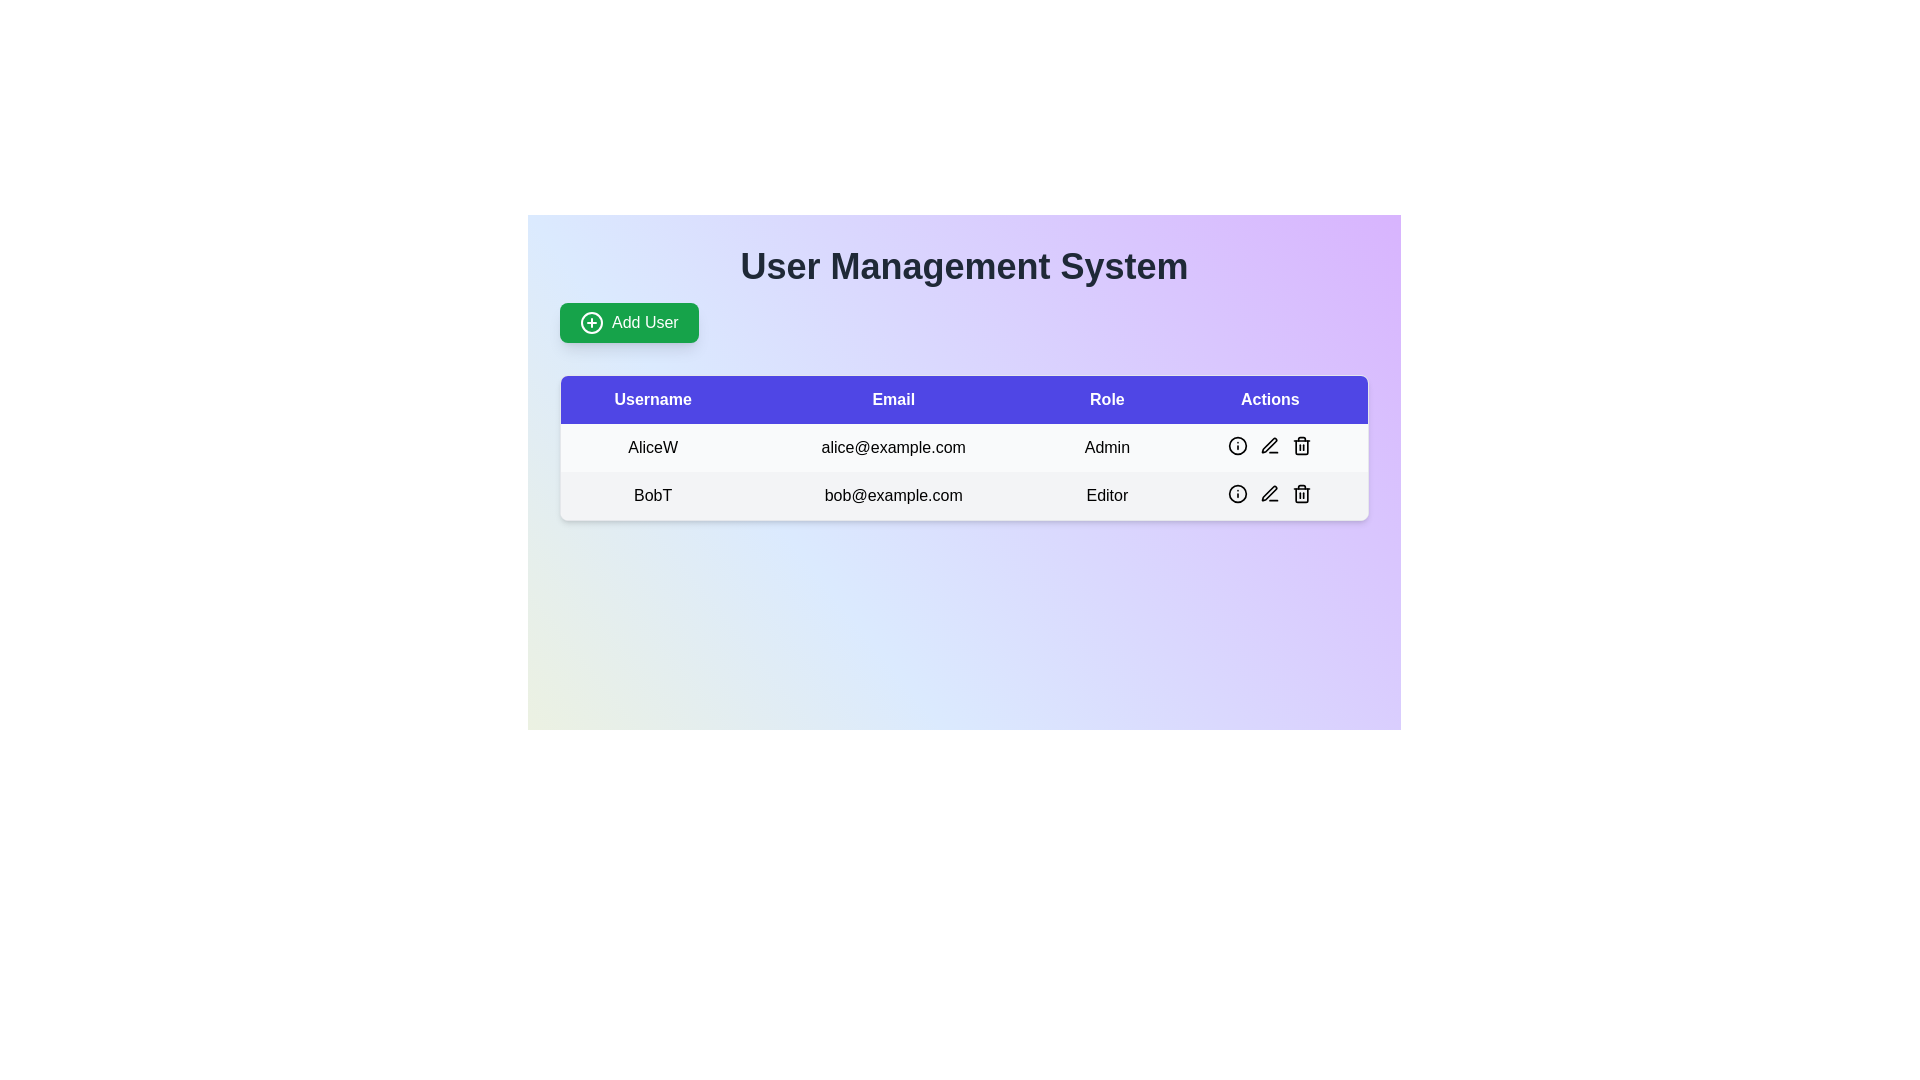 Image resolution: width=1920 pixels, height=1080 pixels. Describe the element at coordinates (653, 400) in the screenshot. I see `the static text label 'Username' in the table header, which is a bold white text on a vibrant blue background, positioned at the top-left corner of the header row` at that location.